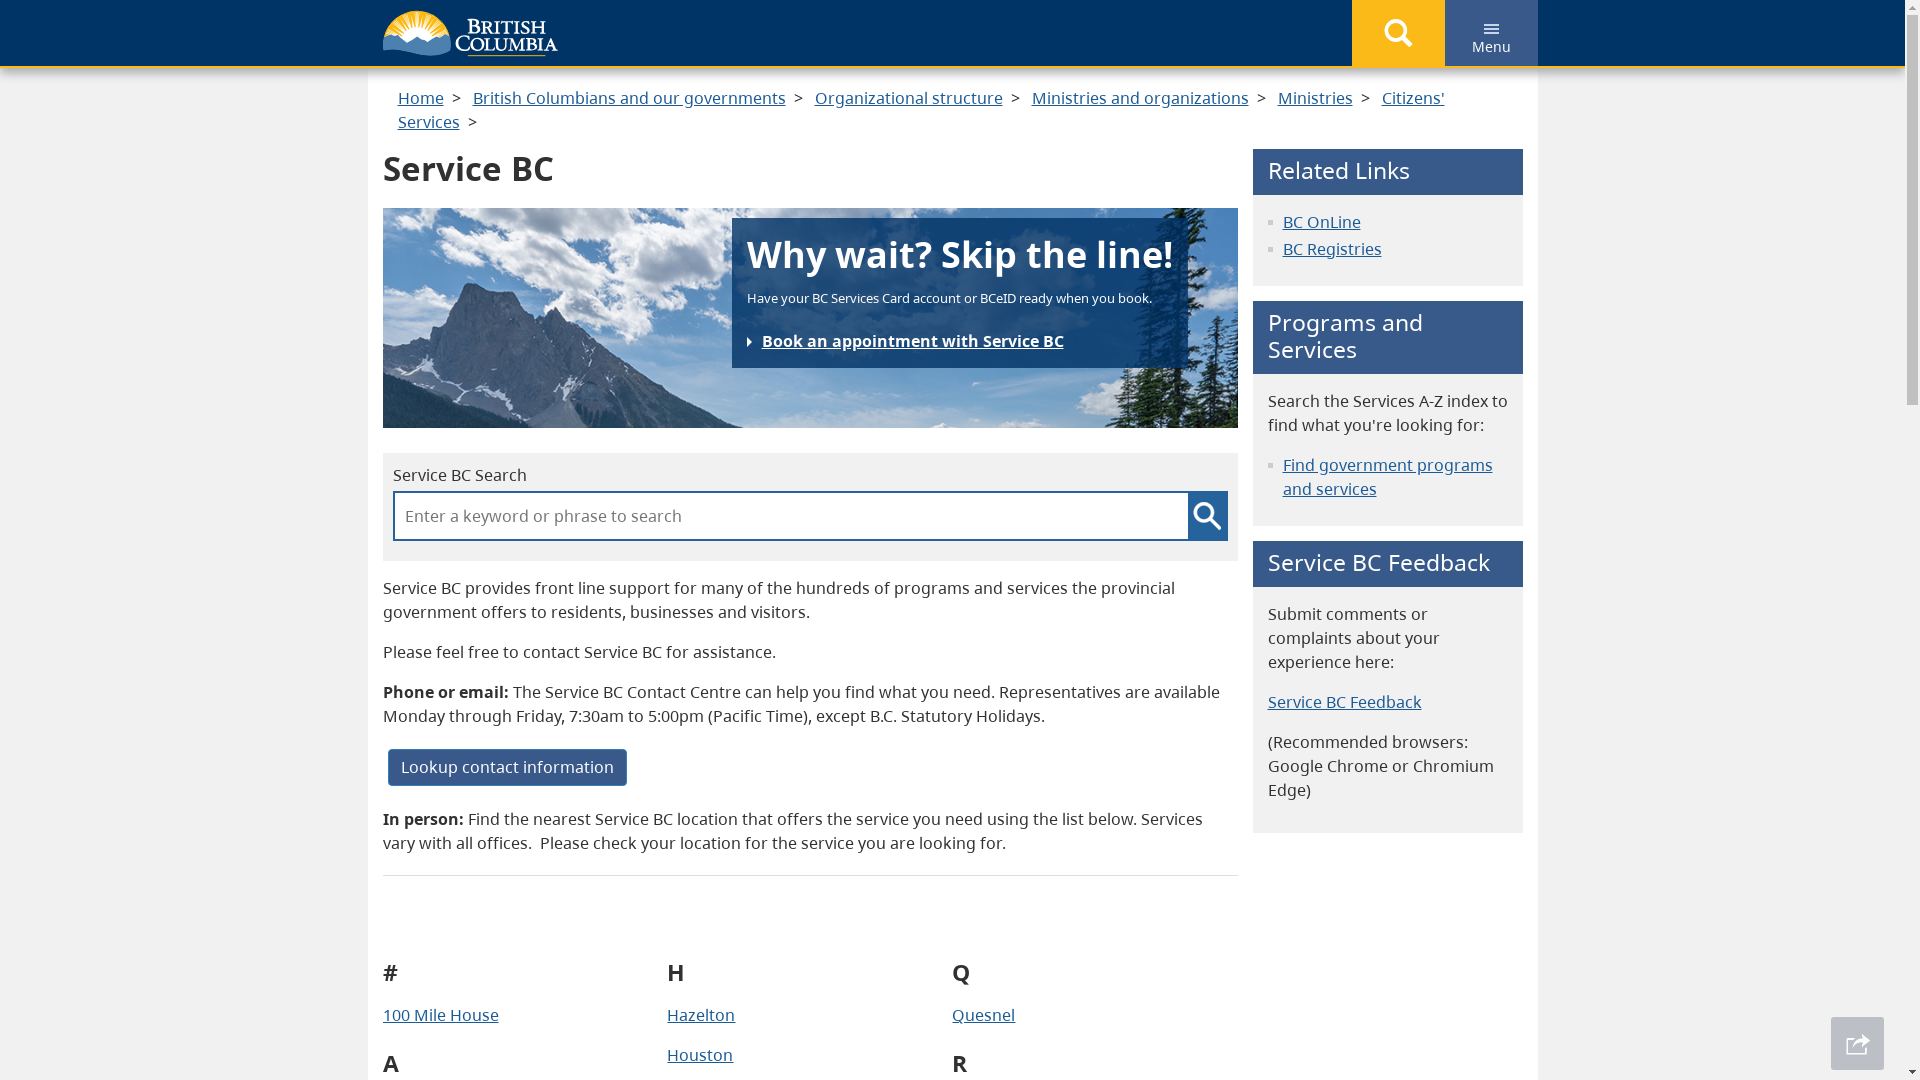 This screenshot has height=1080, width=1920. I want to click on 'Service BC Feedback', so click(1344, 701).